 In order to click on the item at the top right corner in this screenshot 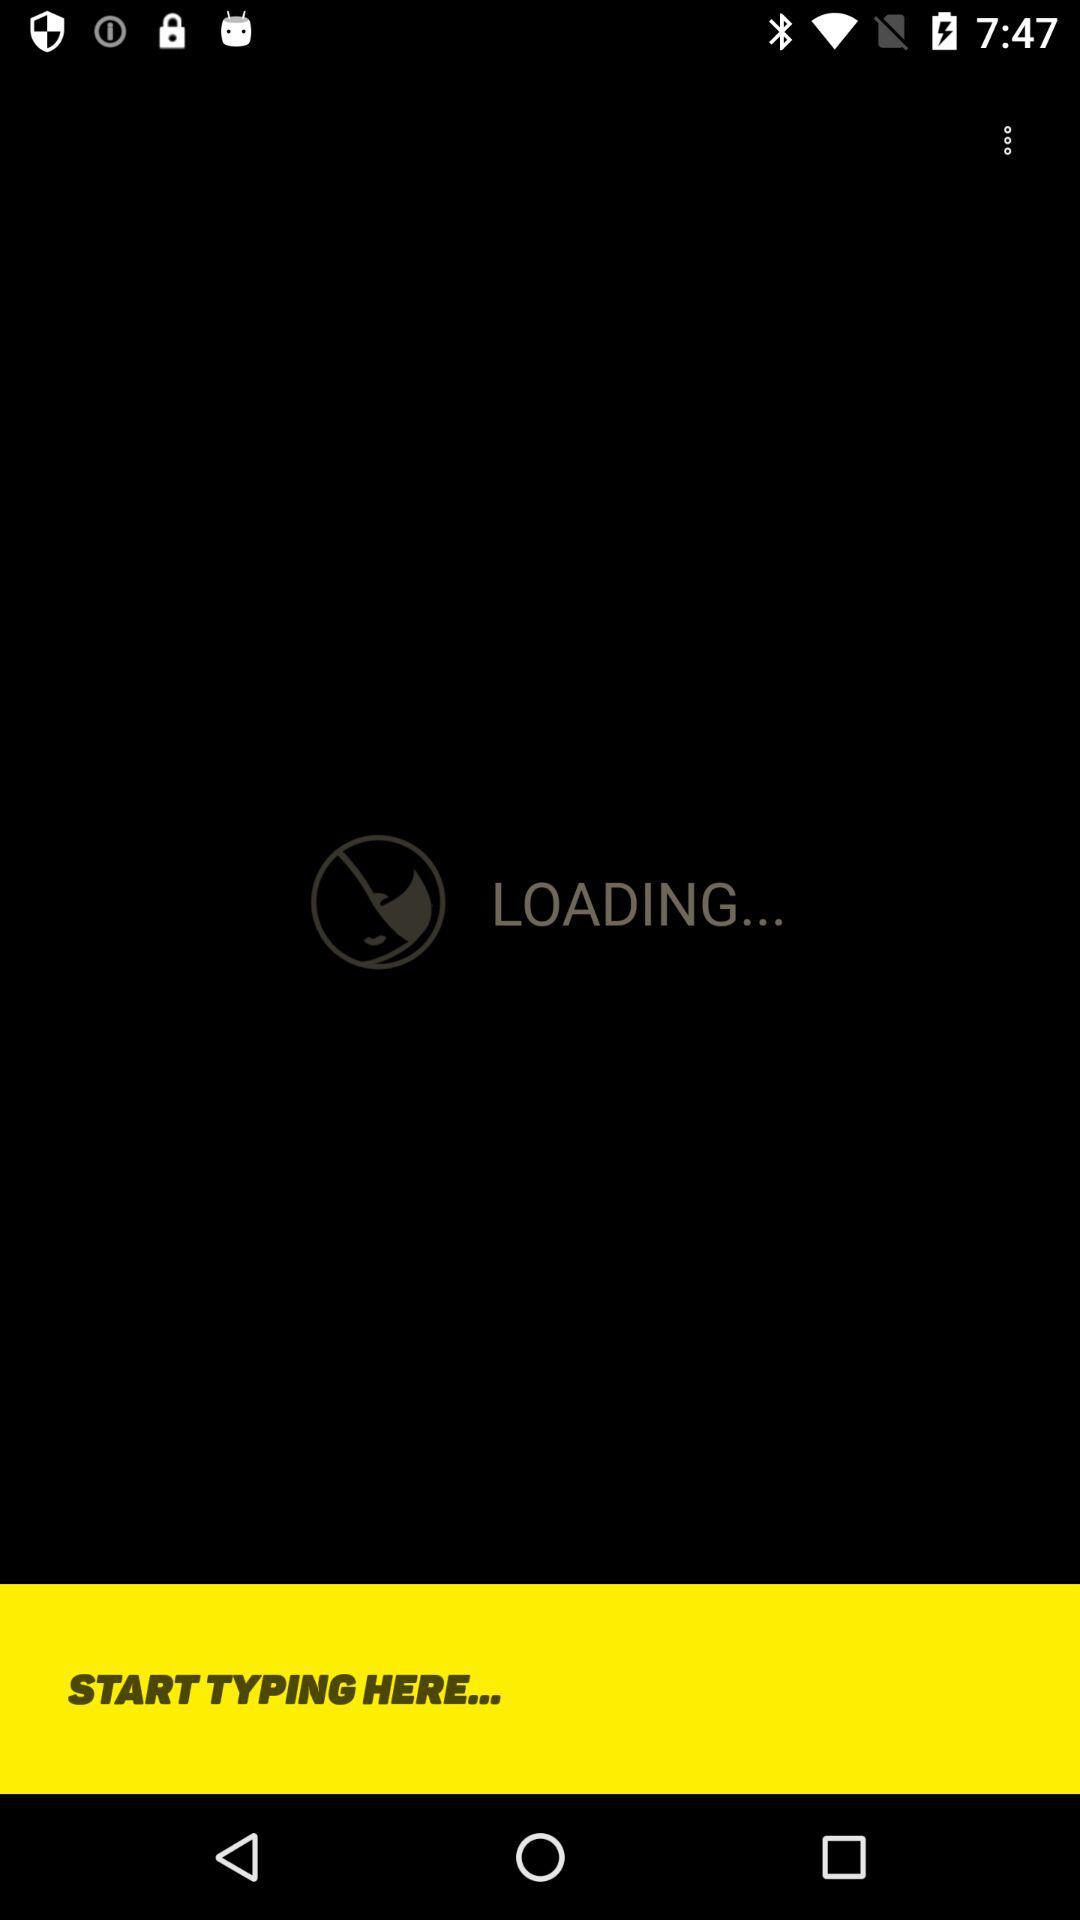, I will do `click(1007, 140)`.